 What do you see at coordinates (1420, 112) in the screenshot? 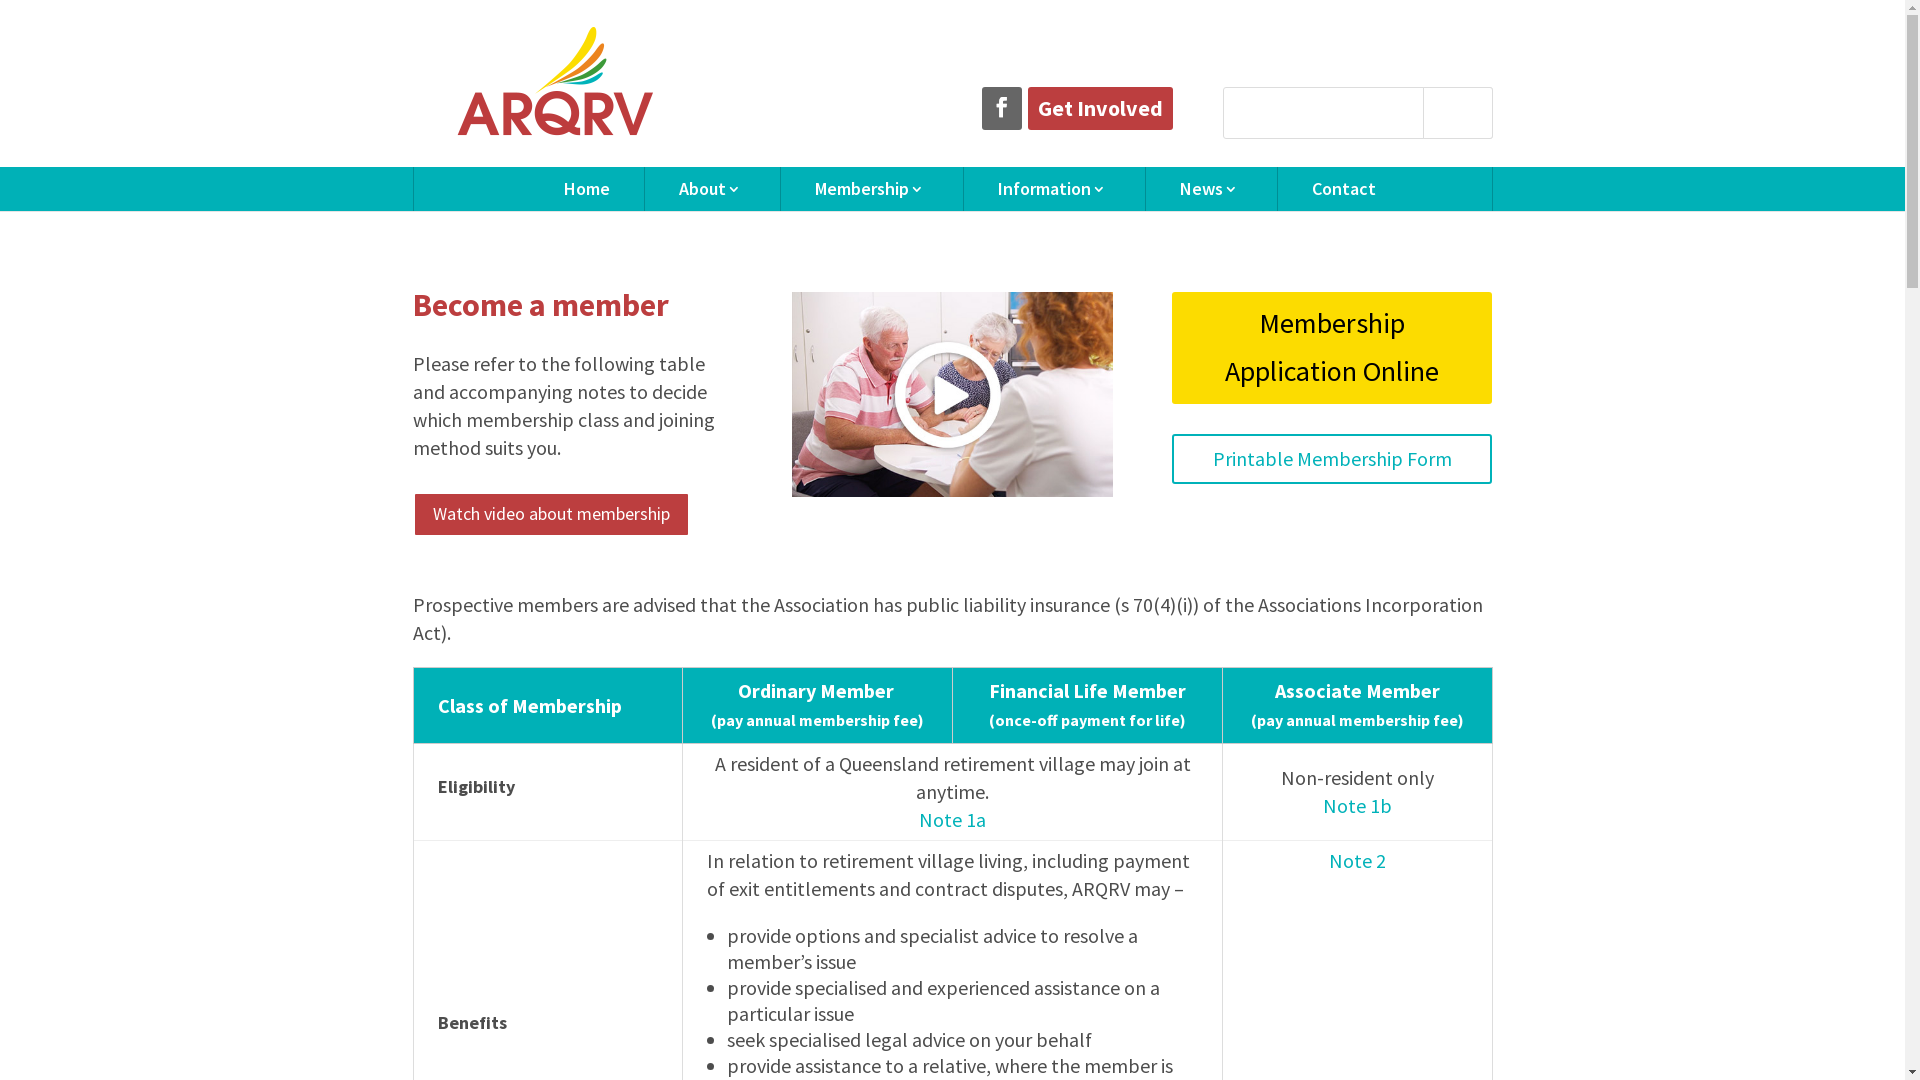
I see `'Search'` at bounding box center [1420, 112].